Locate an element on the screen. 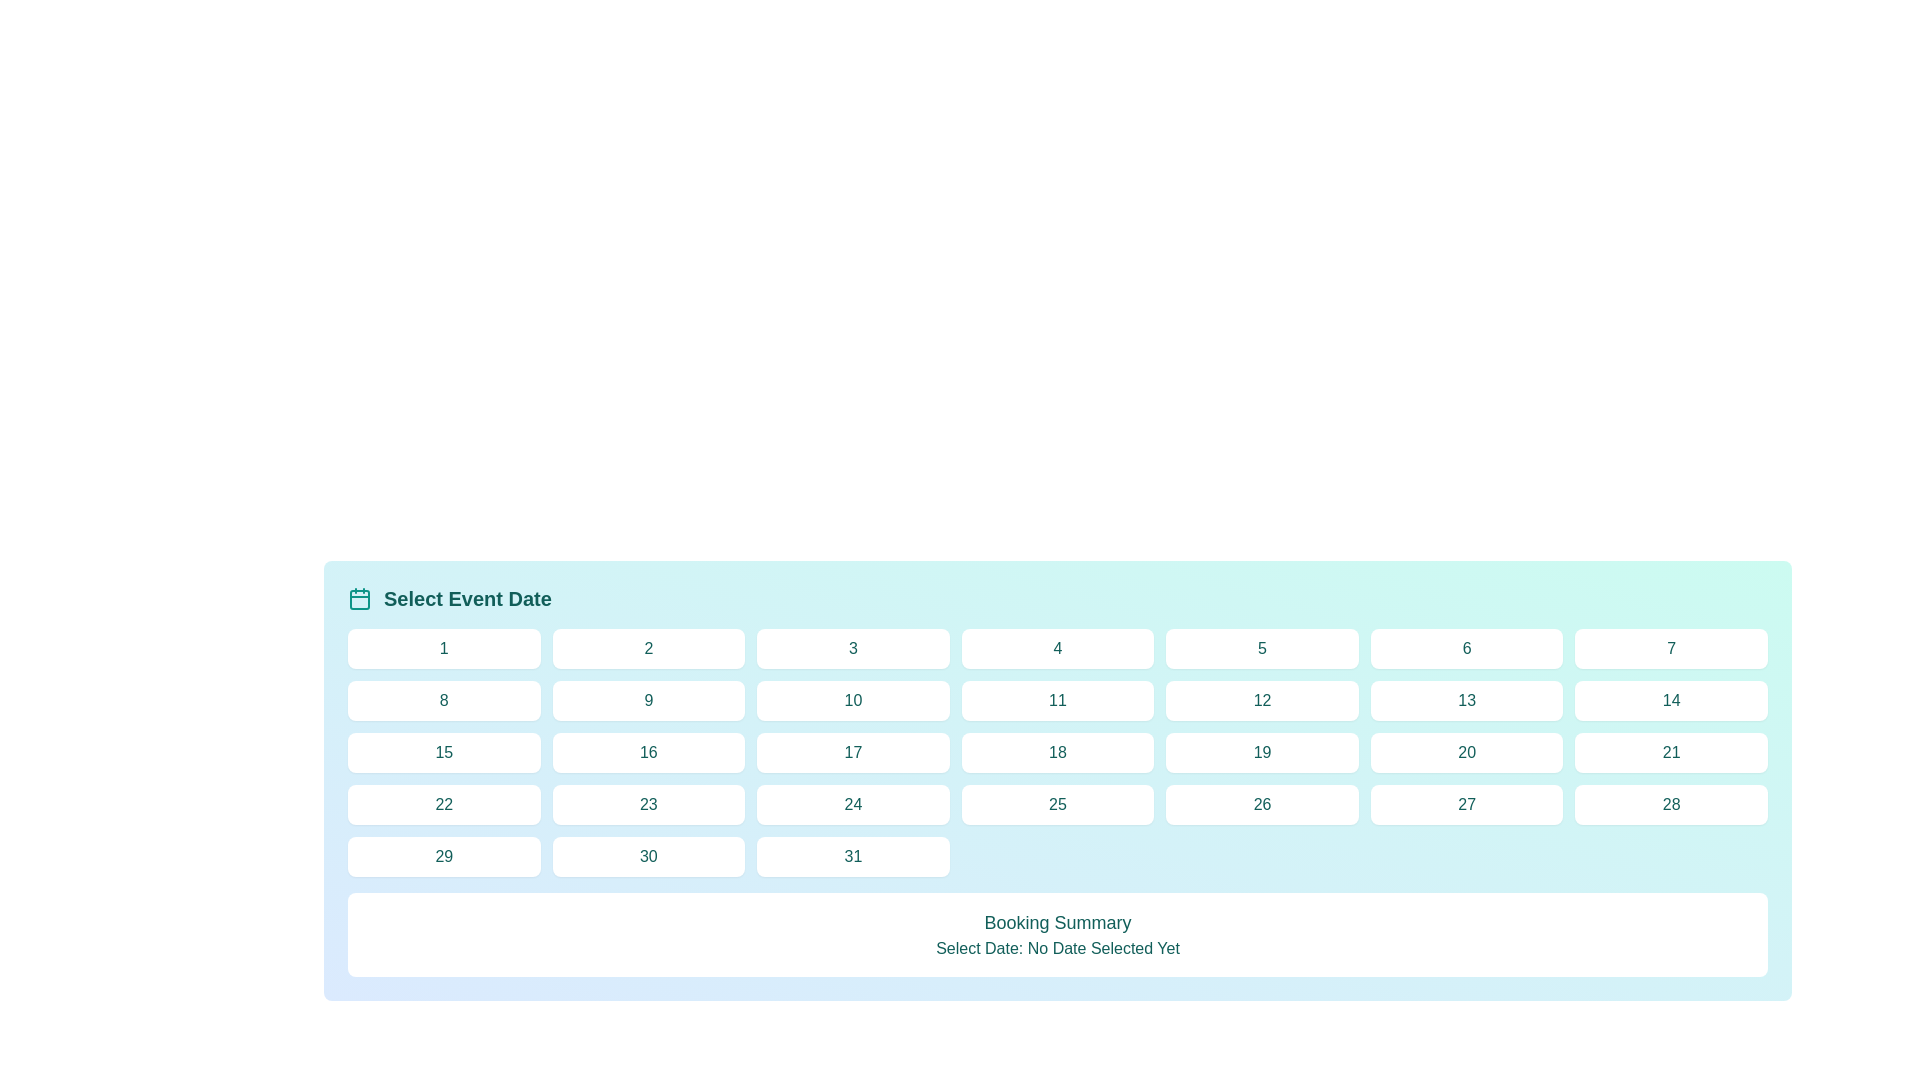 This screenshot has height=1080, width=1920. the button labeled '18' with a teal text color, located in the third row and fourth column of the date selection grid for keyboard navigation is located at coordinates (1056, 752).